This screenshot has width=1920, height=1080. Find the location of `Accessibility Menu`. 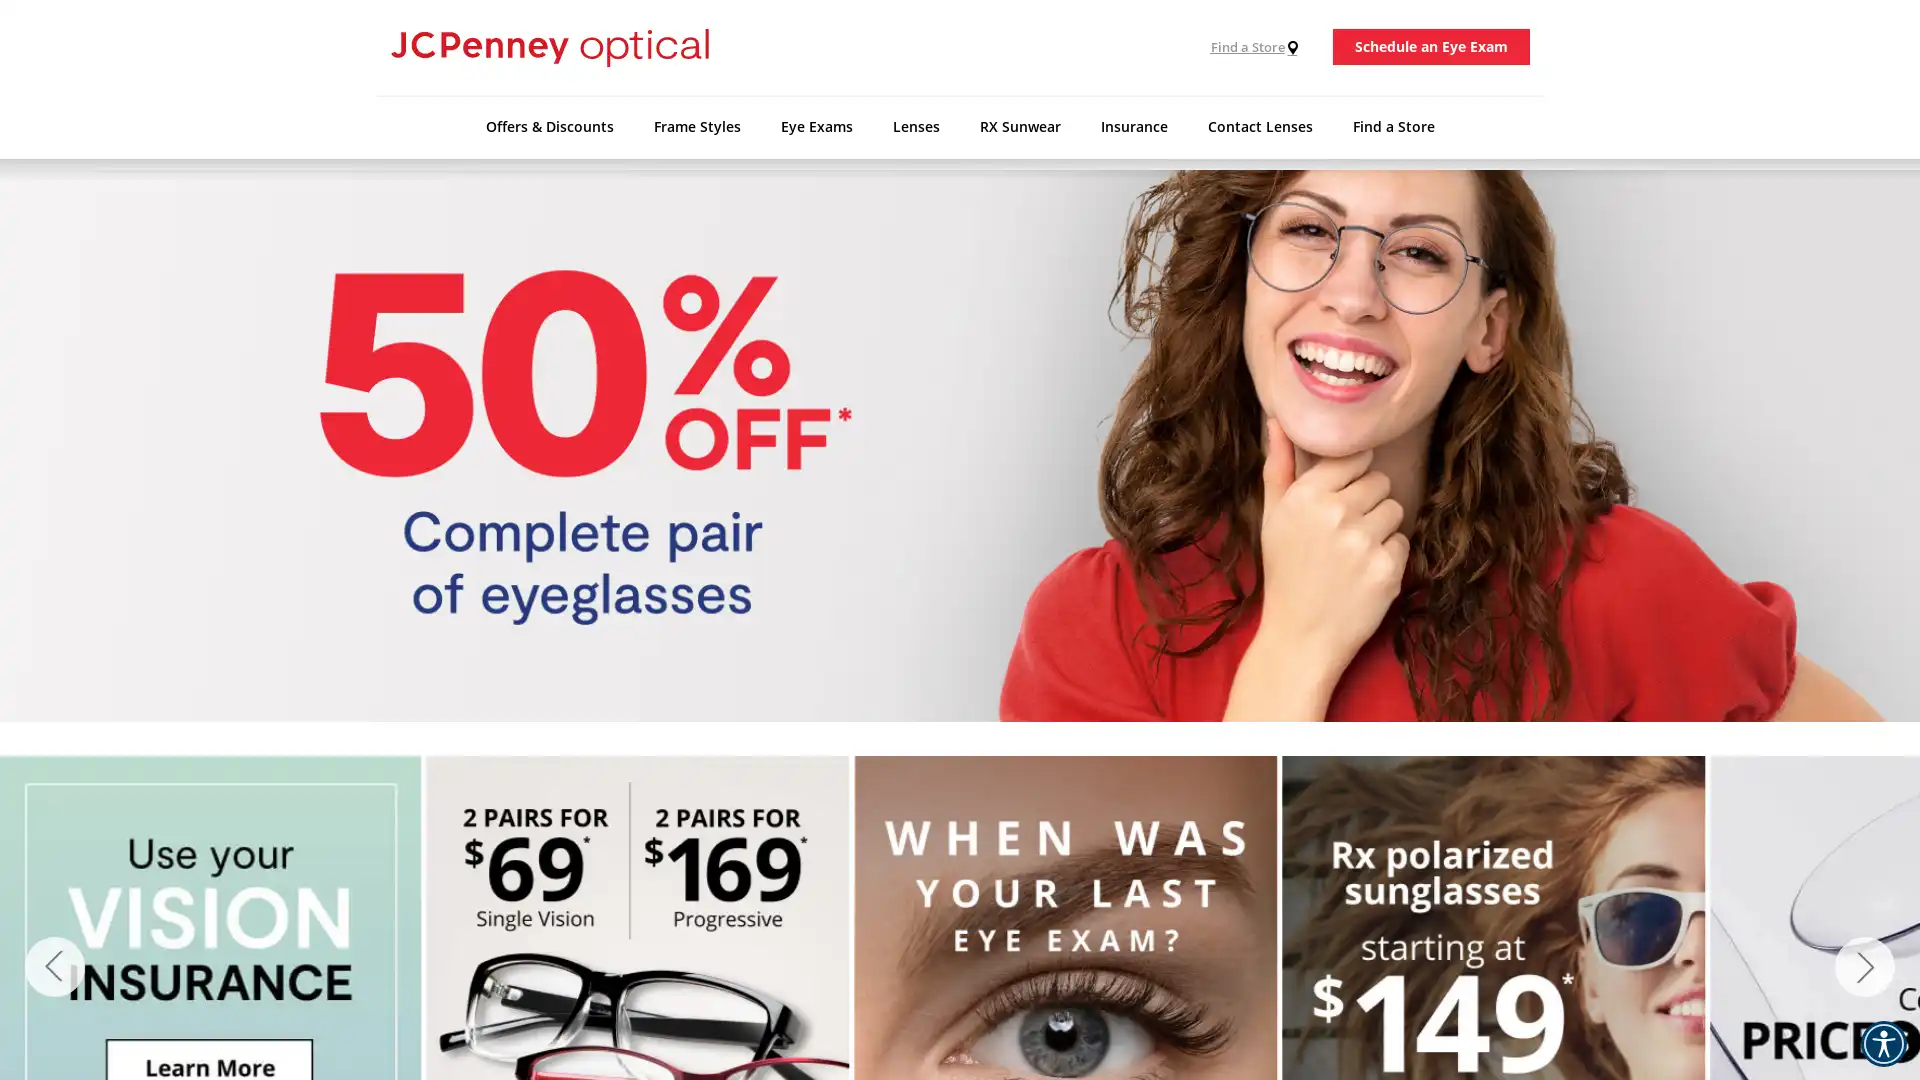

Accessibility Menu is located at coordinates (1882, 1043).